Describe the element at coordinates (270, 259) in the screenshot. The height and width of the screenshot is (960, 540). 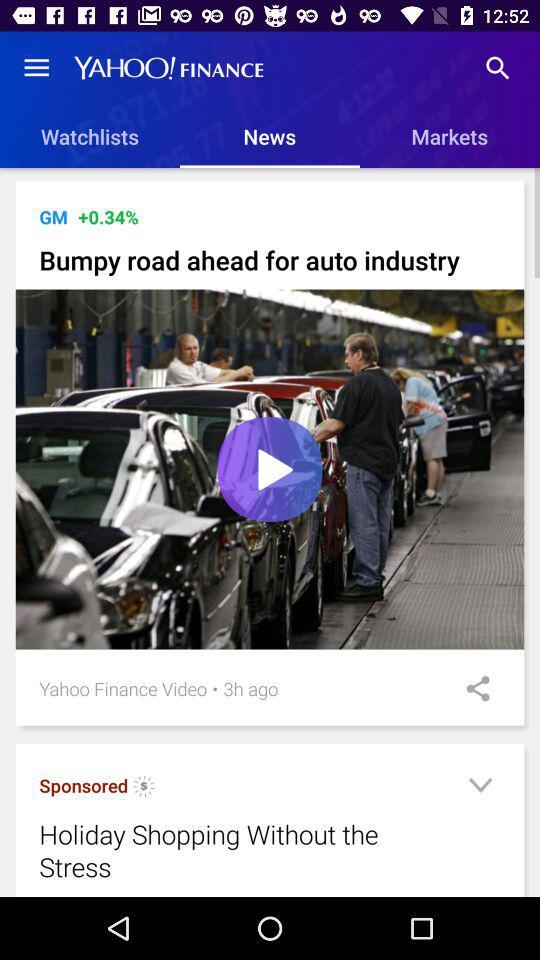
I see `bumpy road ahead item` at that location.